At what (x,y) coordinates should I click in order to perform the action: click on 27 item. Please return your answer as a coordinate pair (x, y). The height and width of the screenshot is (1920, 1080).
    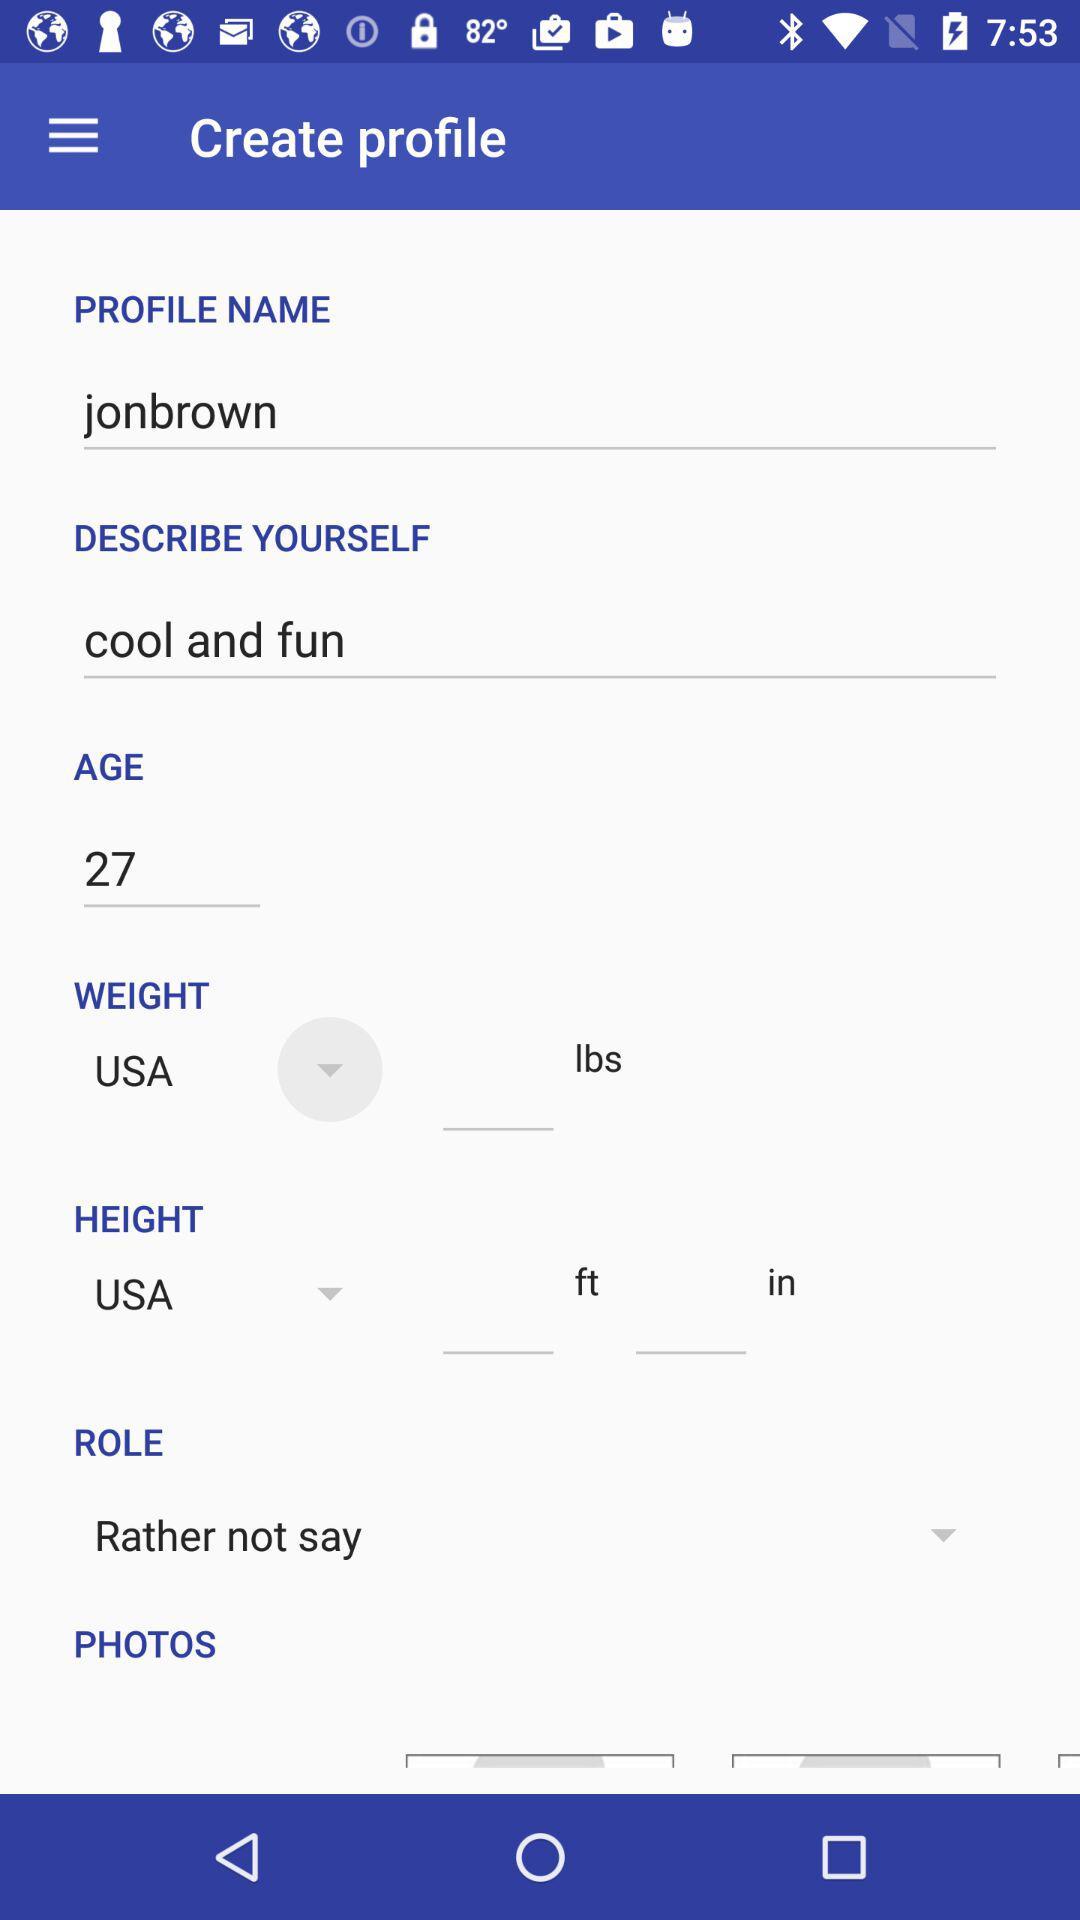
    Looking at the image, I should click on (171, 868).